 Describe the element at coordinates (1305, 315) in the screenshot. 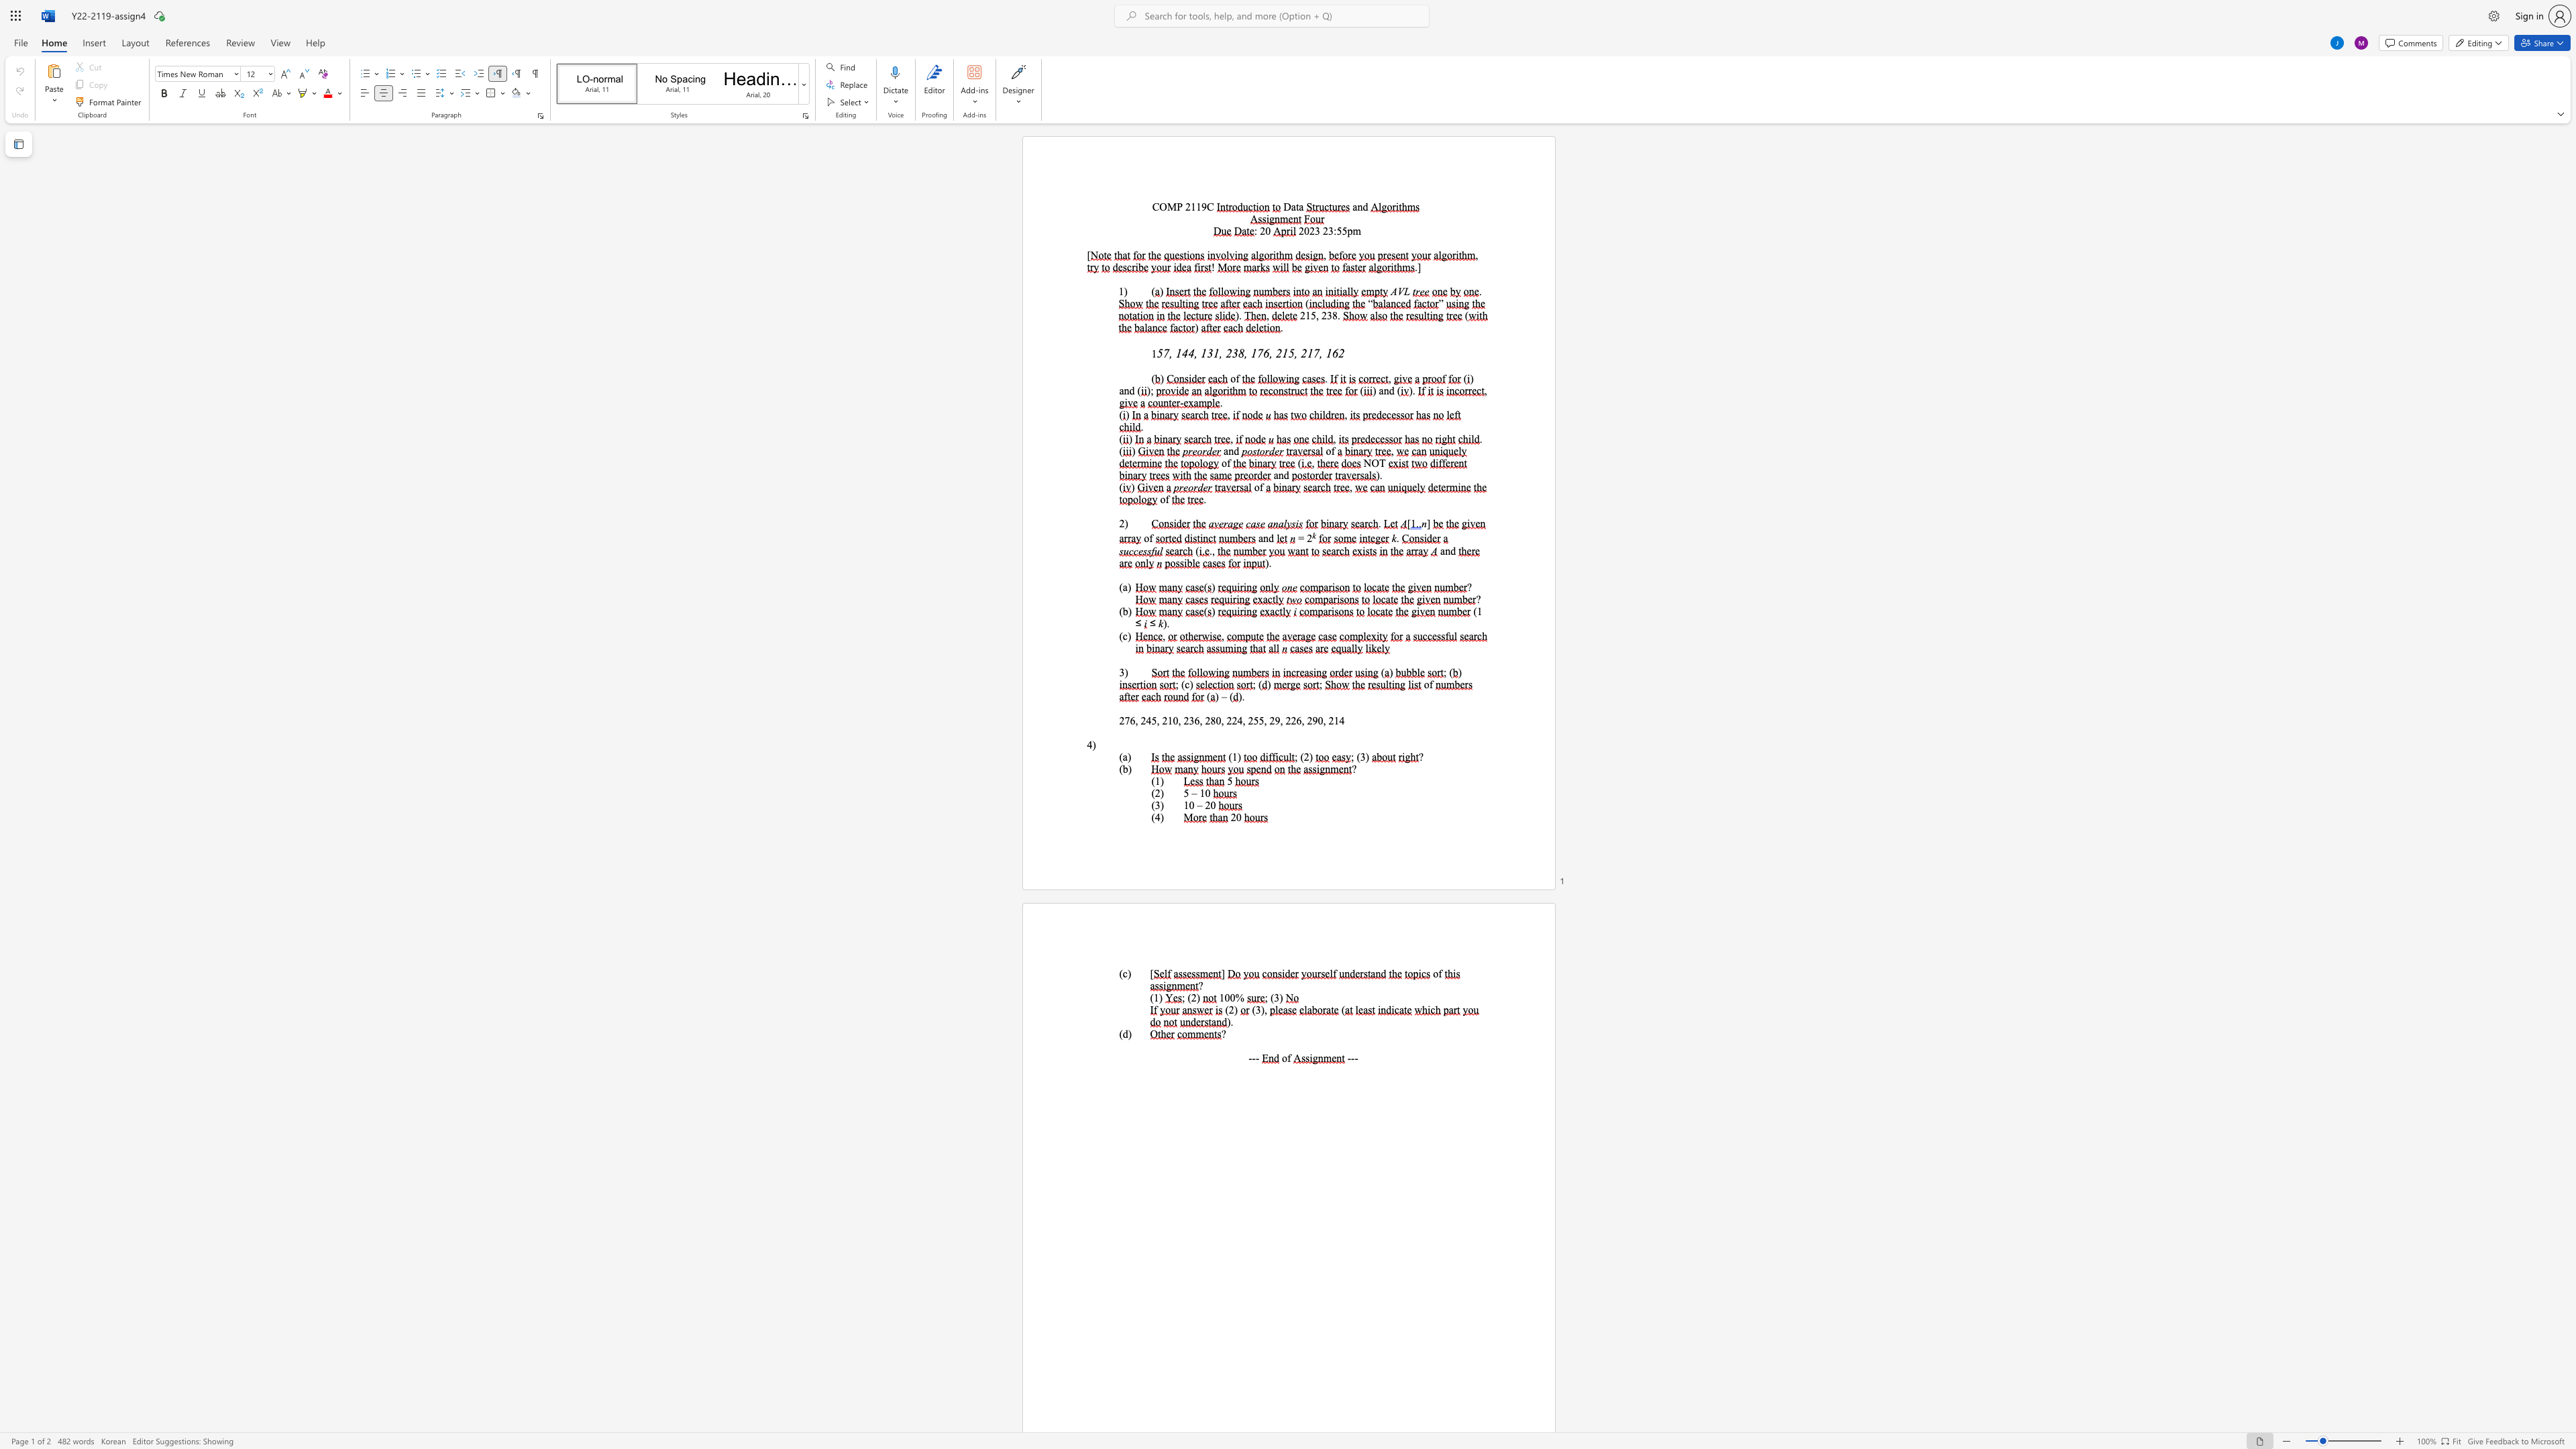

I see `the subset text "15, 23" within the text "215, 238."` at that location.